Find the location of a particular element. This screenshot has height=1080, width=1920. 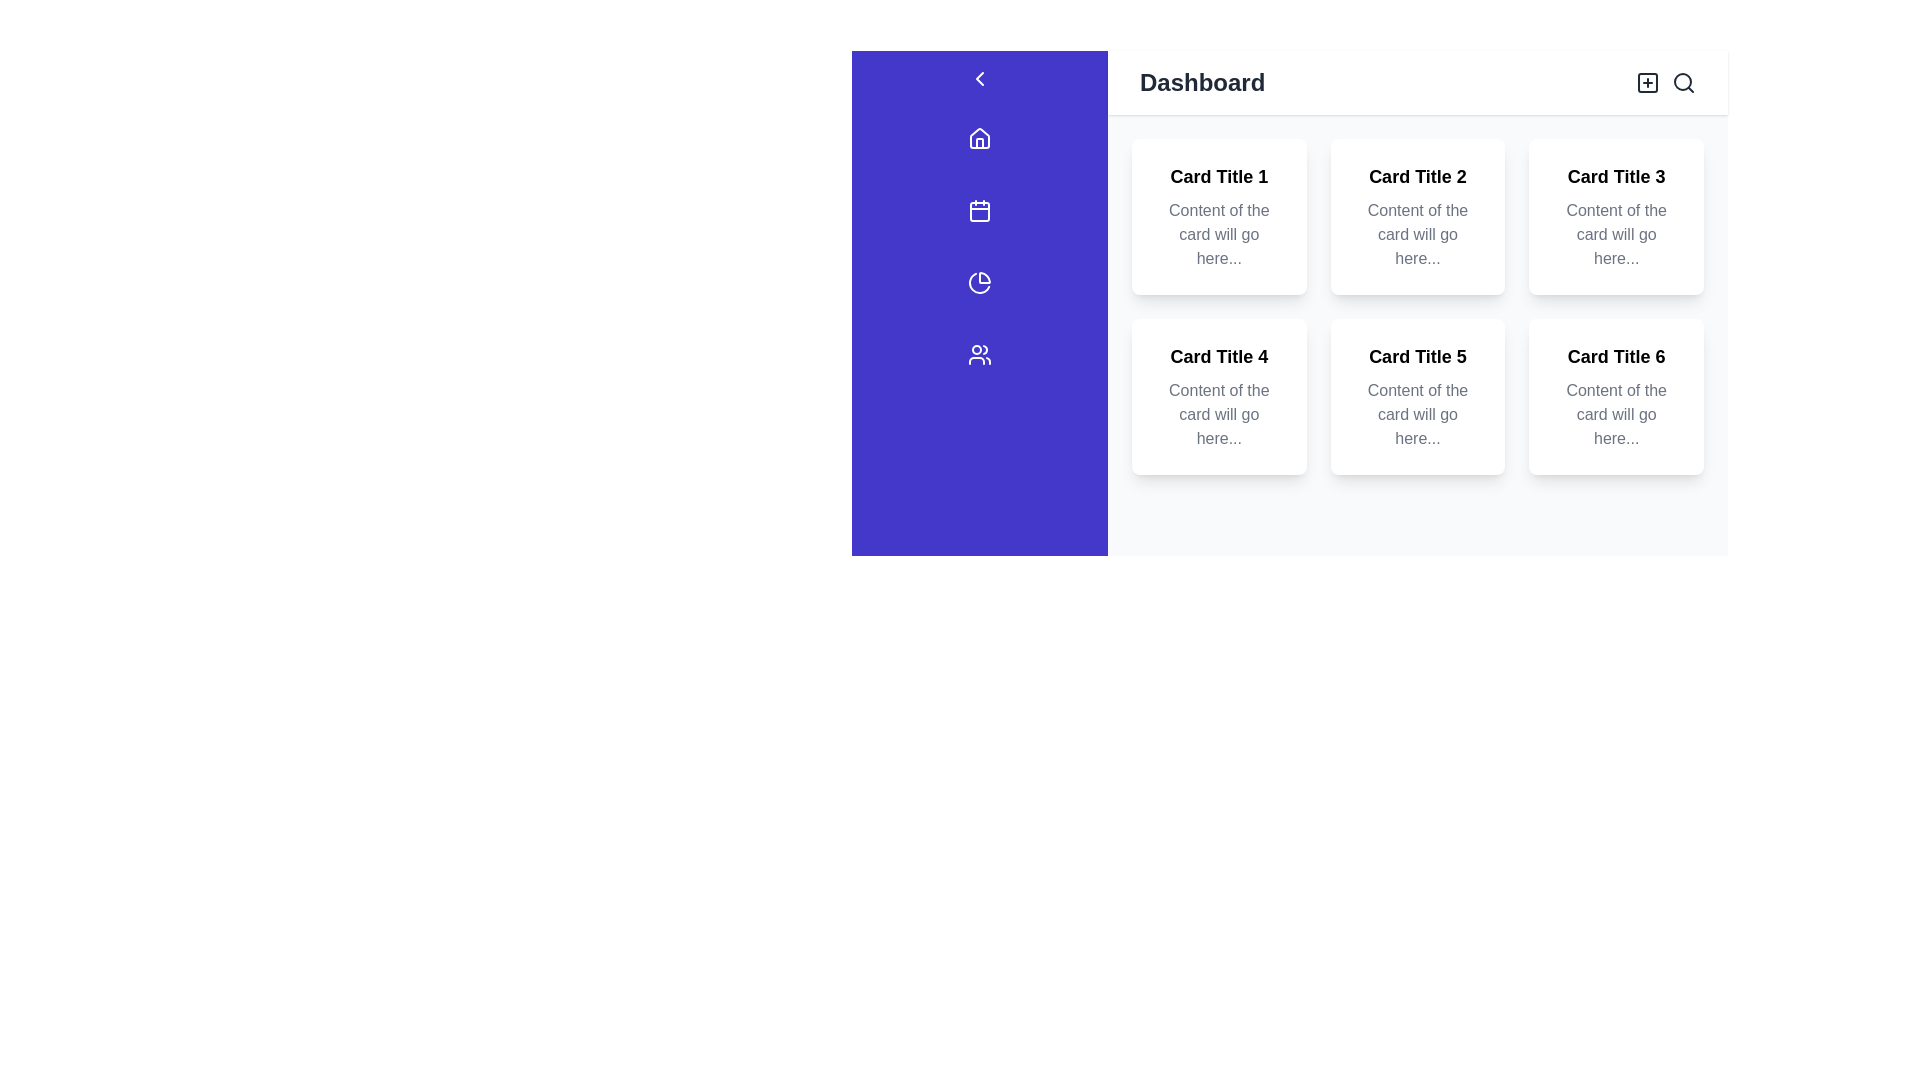

a card in the Grid layout located below the 'Dashboard' header is located at coordinates (1416, 307).